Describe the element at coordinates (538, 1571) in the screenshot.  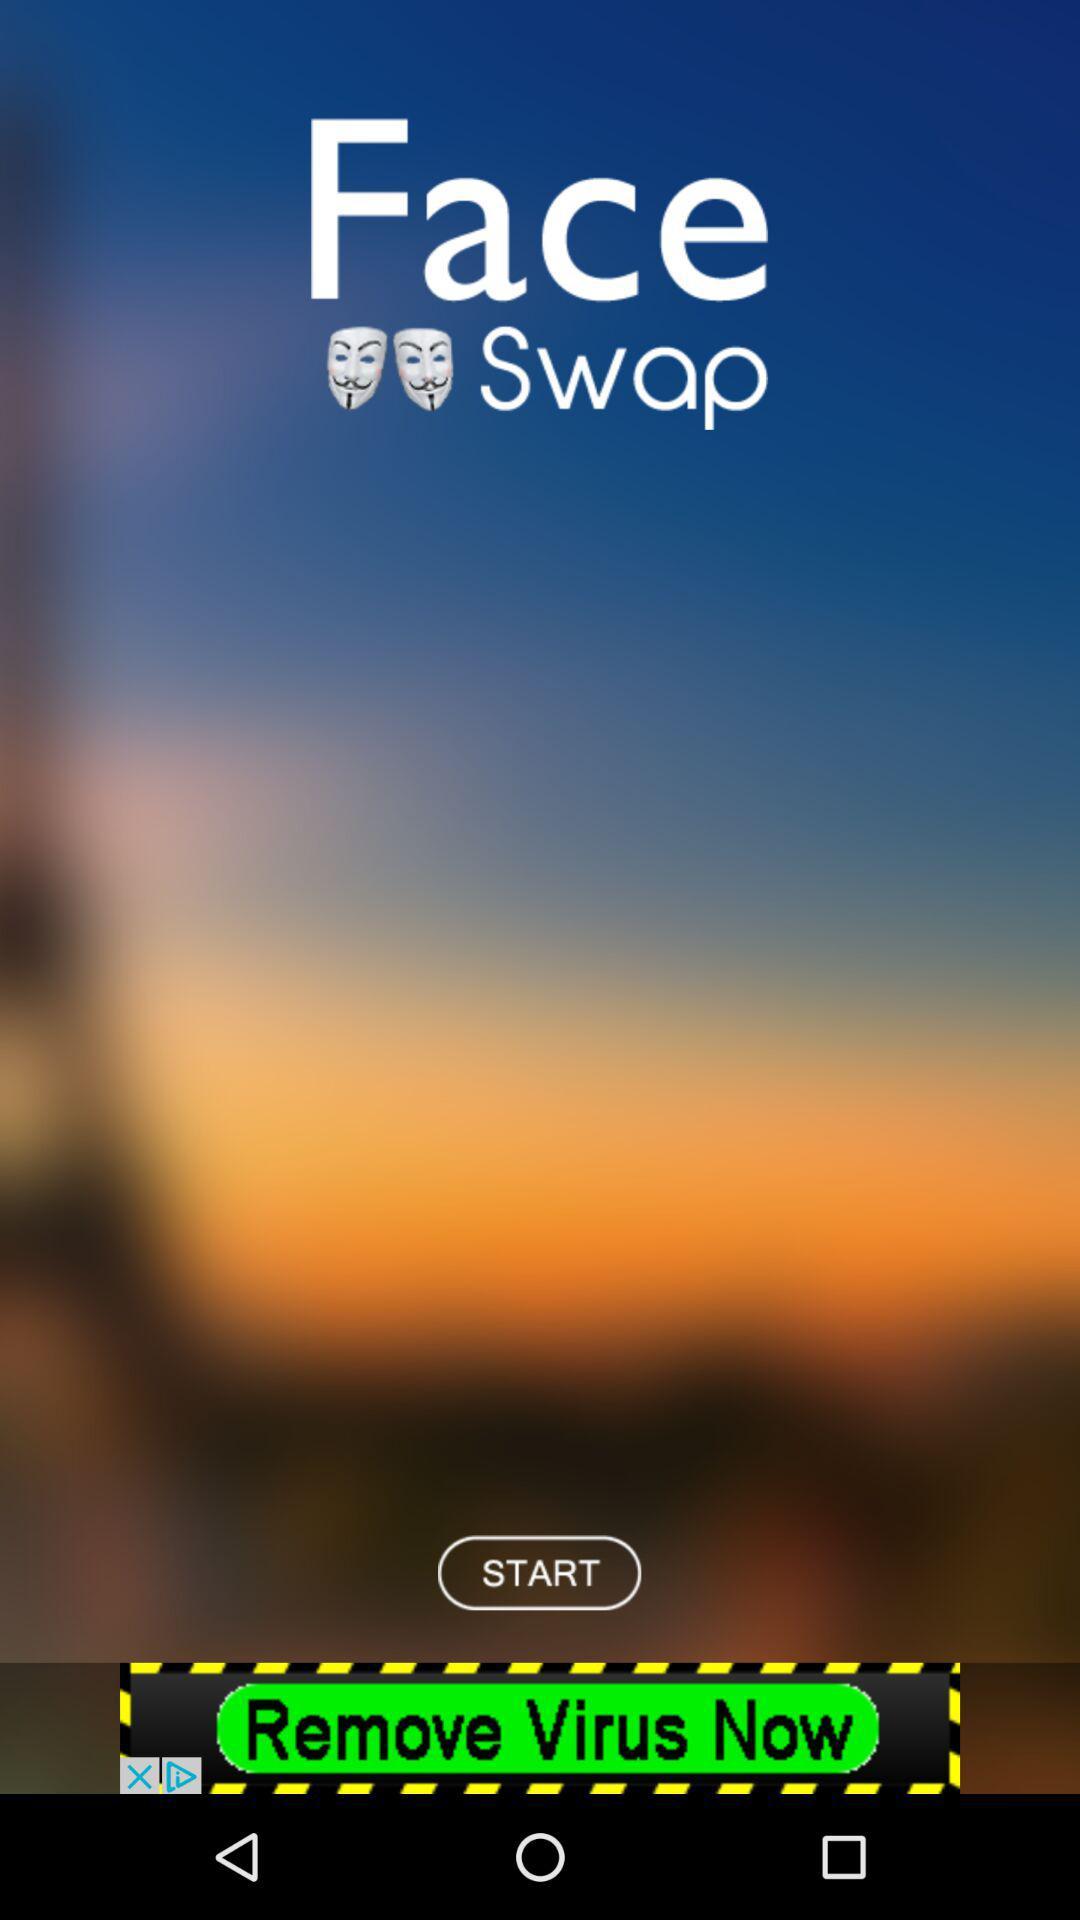
I see `start` at that location.